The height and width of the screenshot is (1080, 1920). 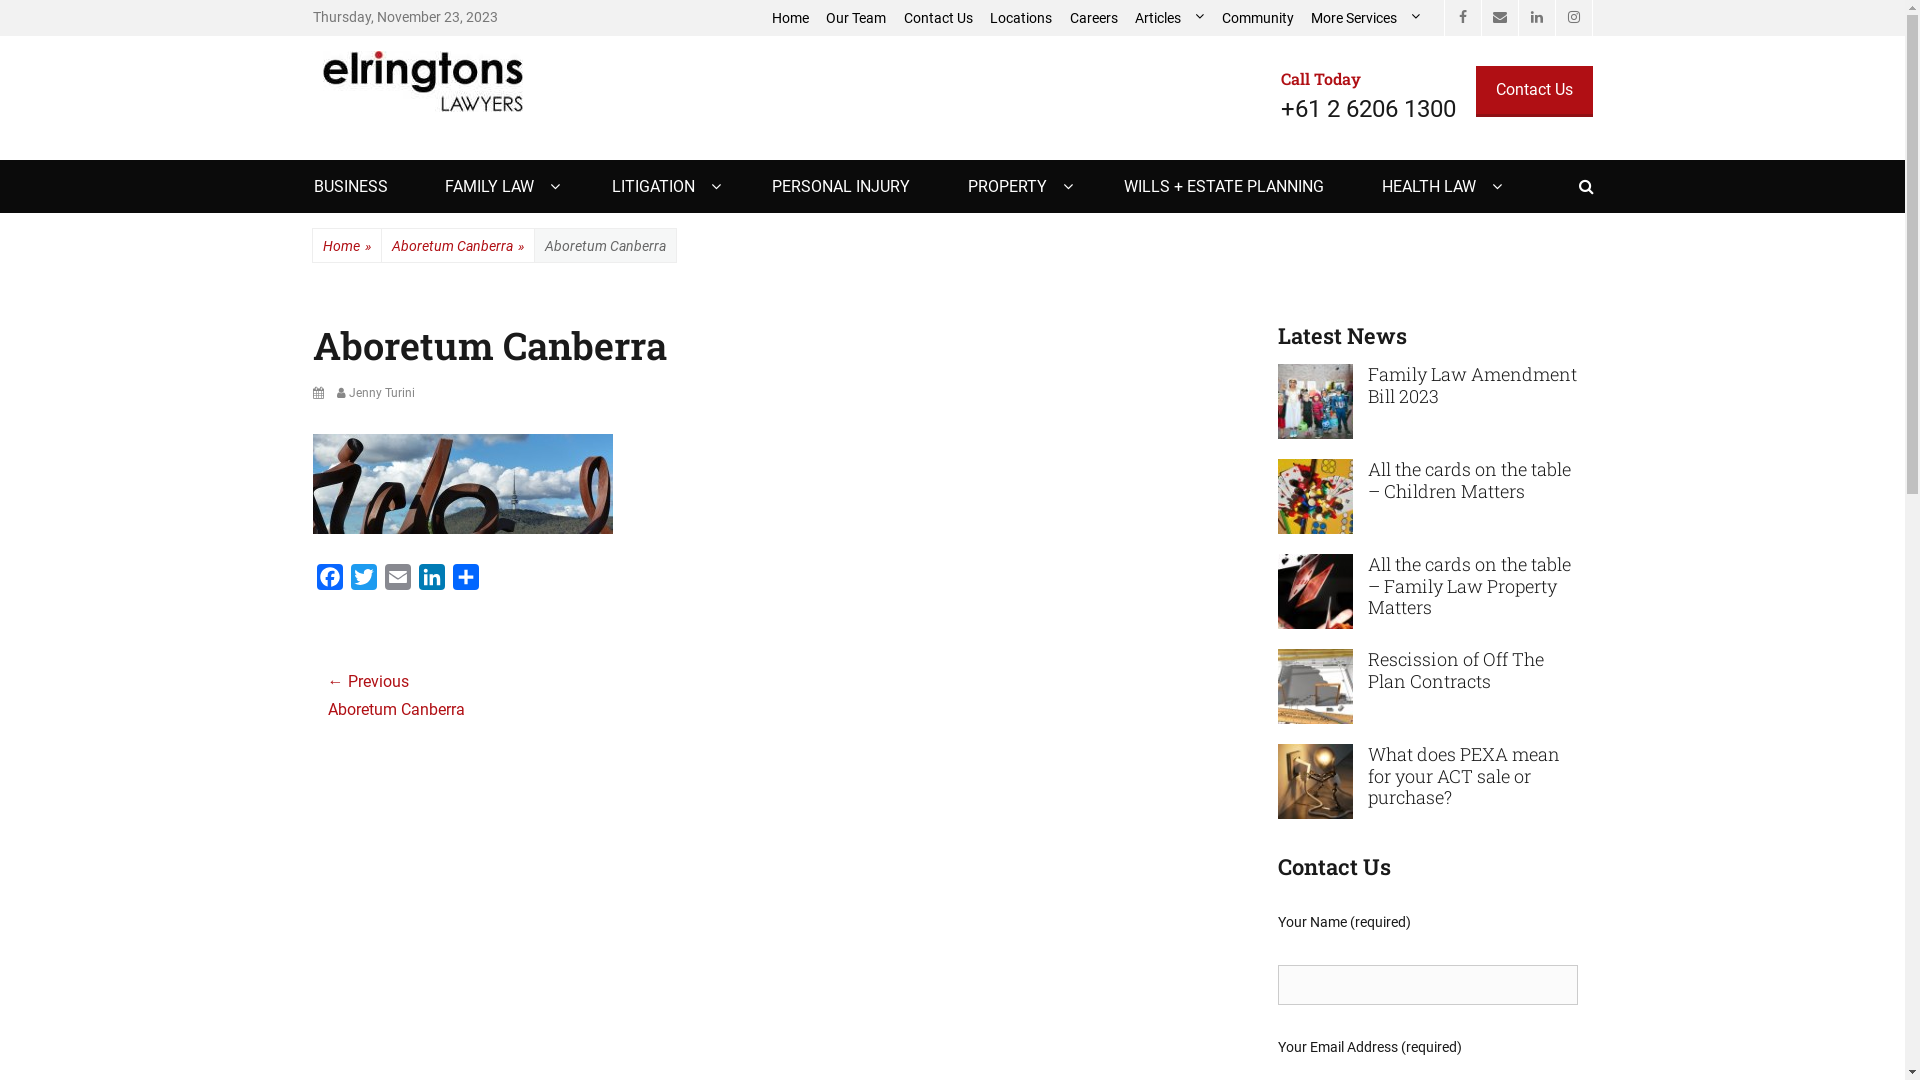 I want to click on 'More Services', so click(x=1301, y=18).